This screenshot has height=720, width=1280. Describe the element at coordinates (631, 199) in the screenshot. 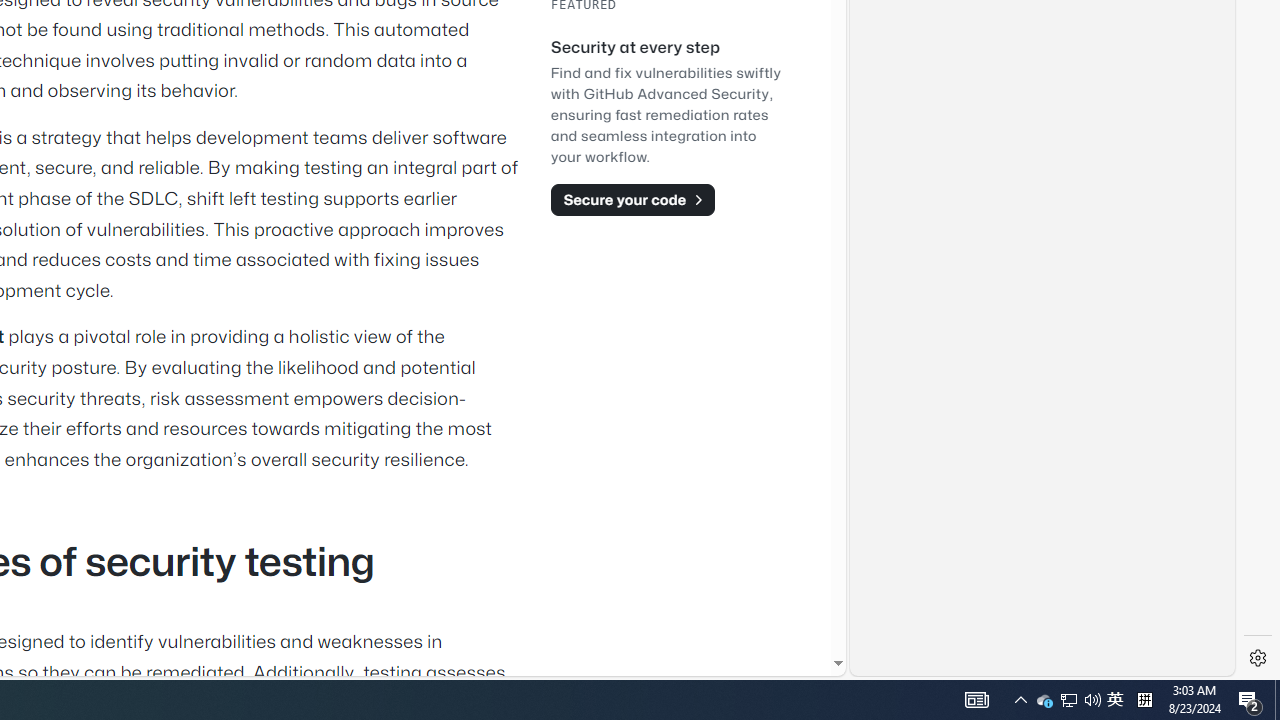

I see `'Secure your code'` at that location.